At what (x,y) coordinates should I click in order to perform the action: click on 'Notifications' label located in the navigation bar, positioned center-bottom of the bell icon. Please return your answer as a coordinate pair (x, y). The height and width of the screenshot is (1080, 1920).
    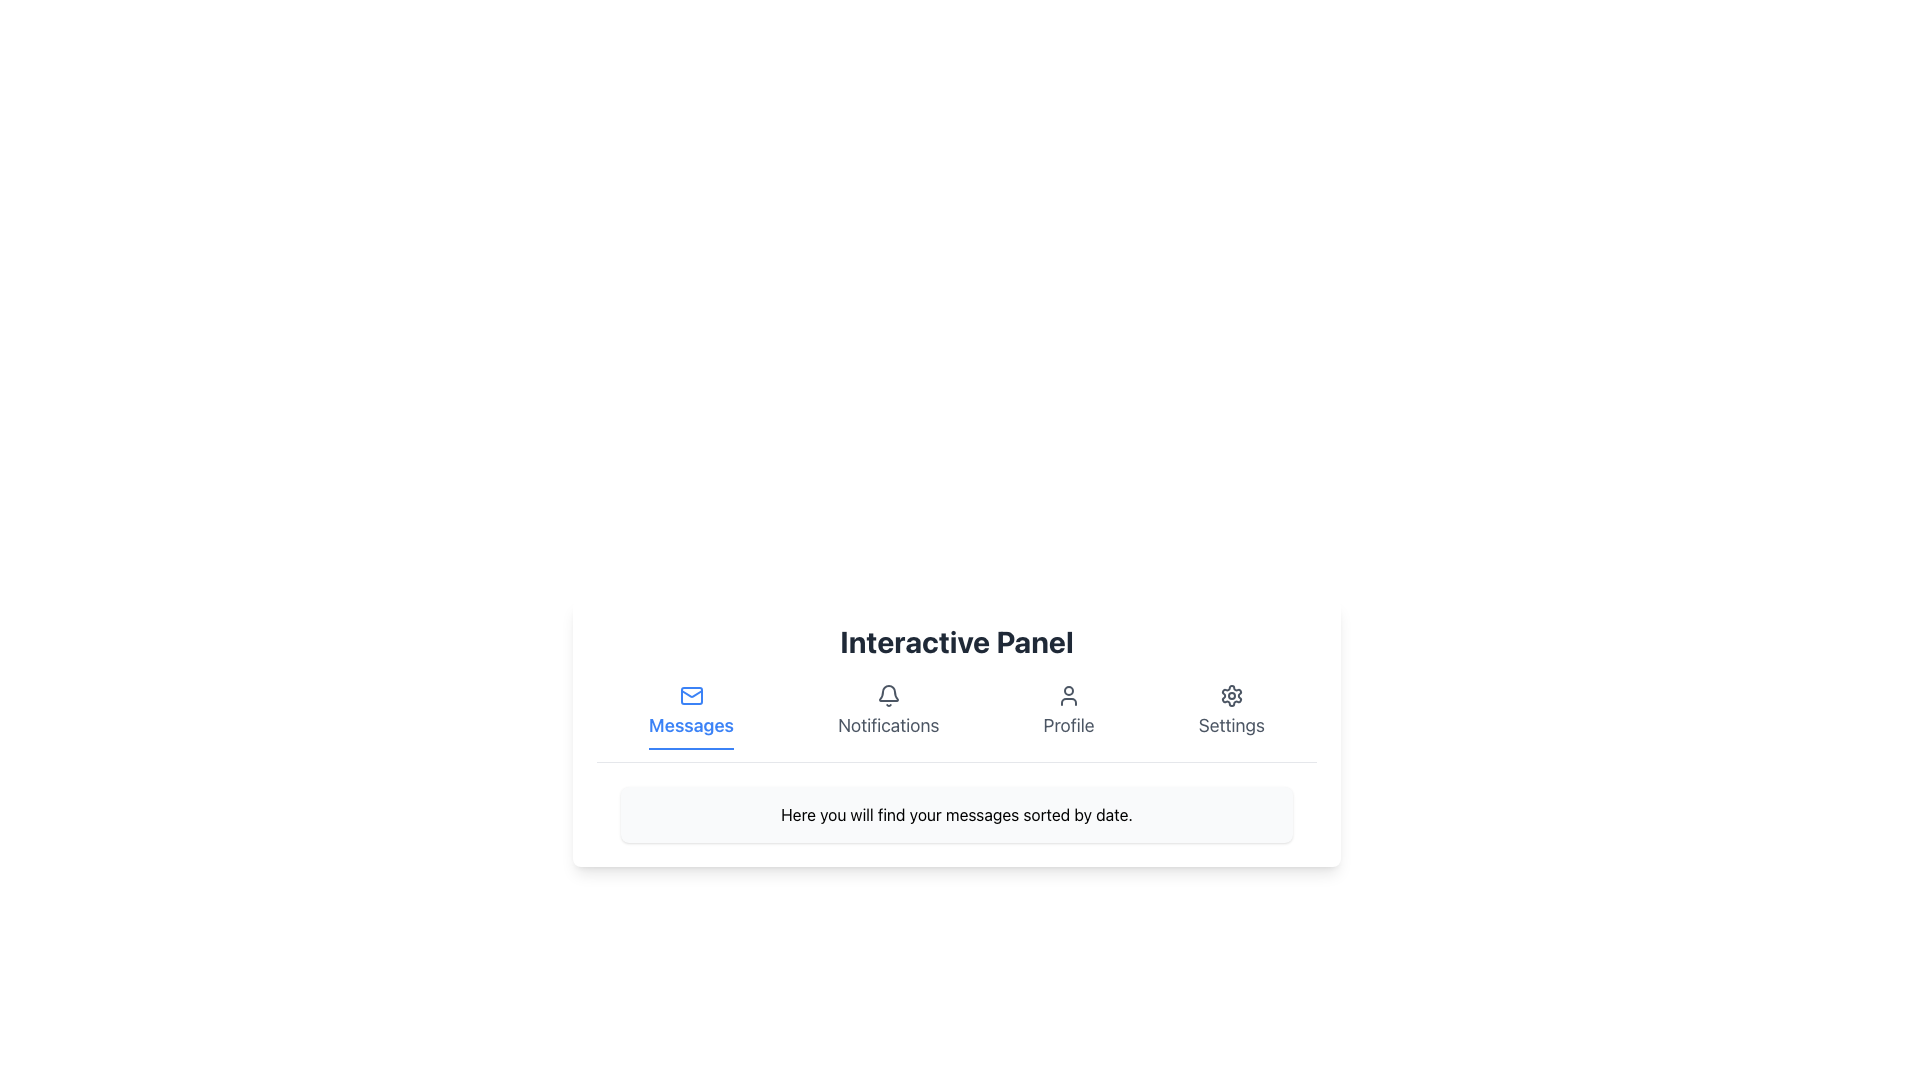
    Looking at the image, I should click on (887, 725).